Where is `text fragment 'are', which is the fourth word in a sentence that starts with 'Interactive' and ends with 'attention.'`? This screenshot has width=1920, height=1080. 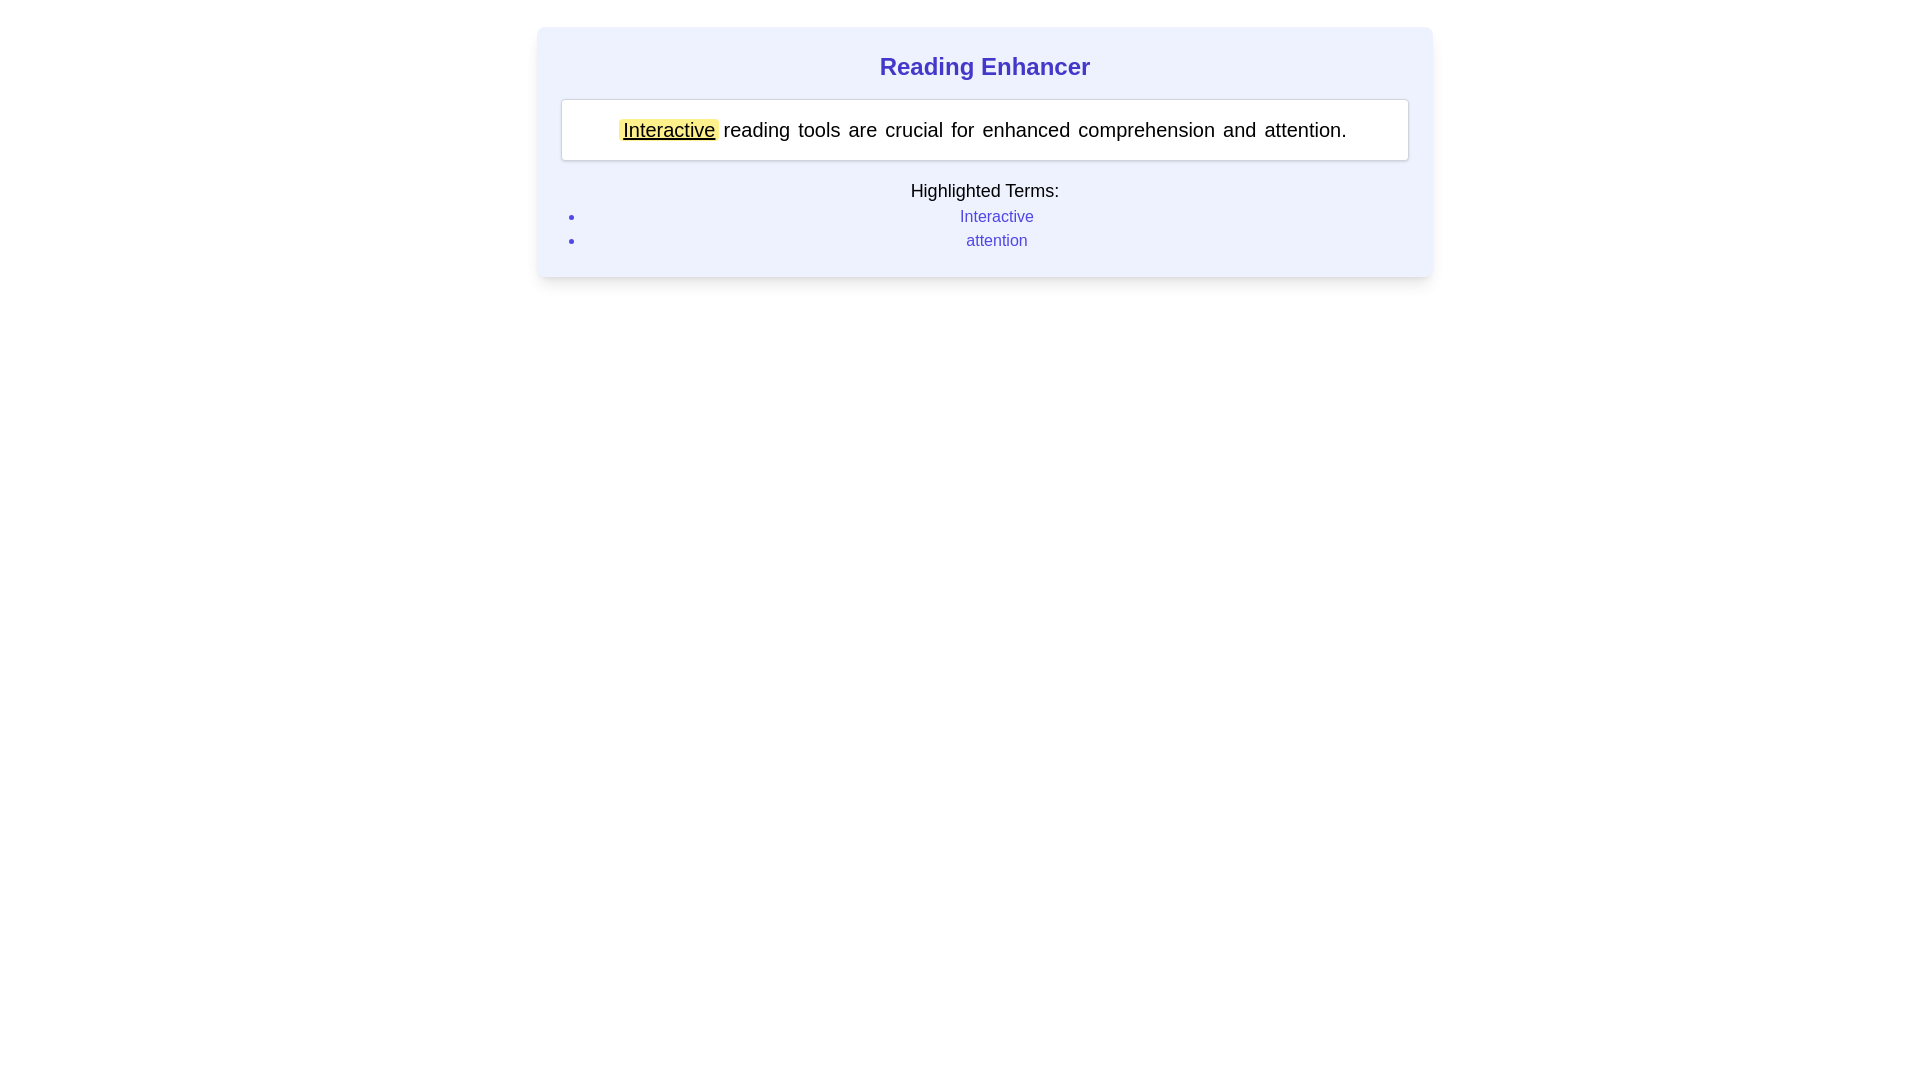 text fragment 'are', which is the fourth word in a sentence that starts with 'Interactive' and ends with 'attention.' is located at coordinates (862, 130).